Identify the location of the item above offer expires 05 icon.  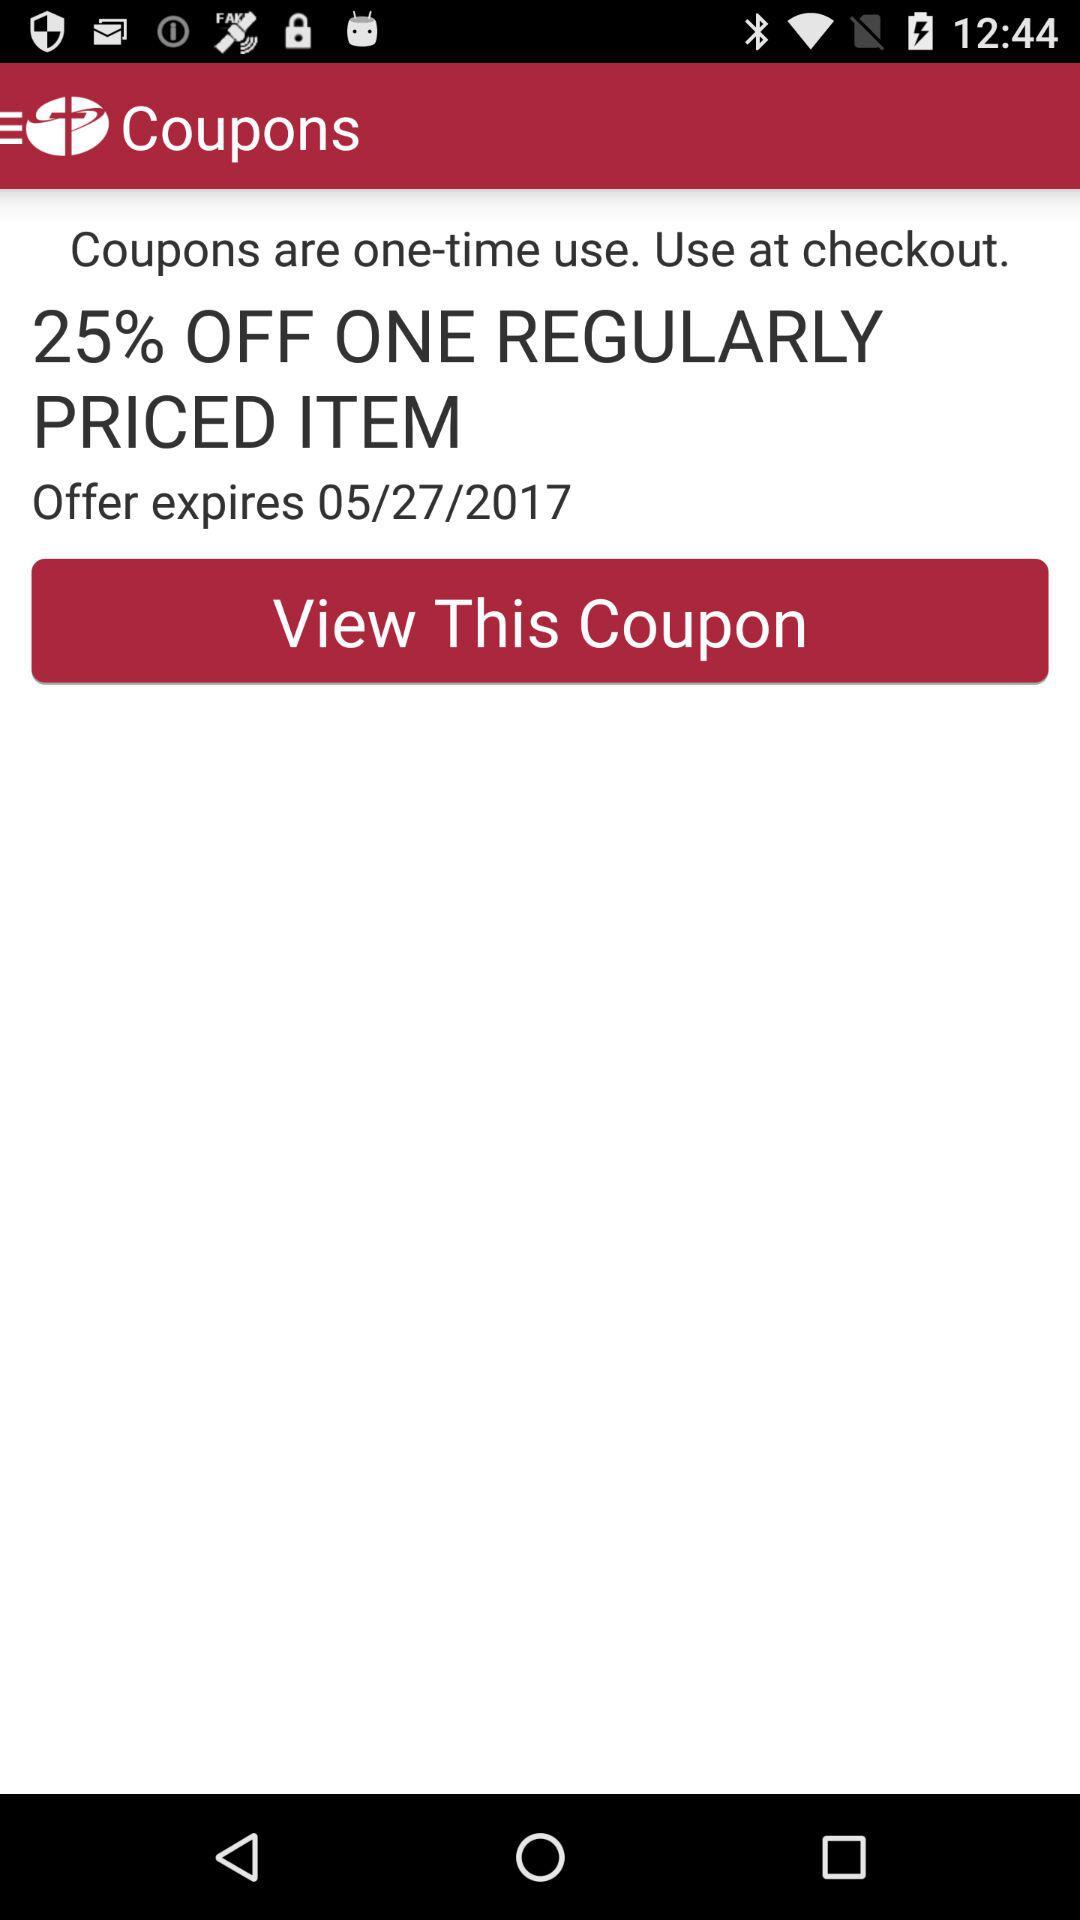
(540, 376).